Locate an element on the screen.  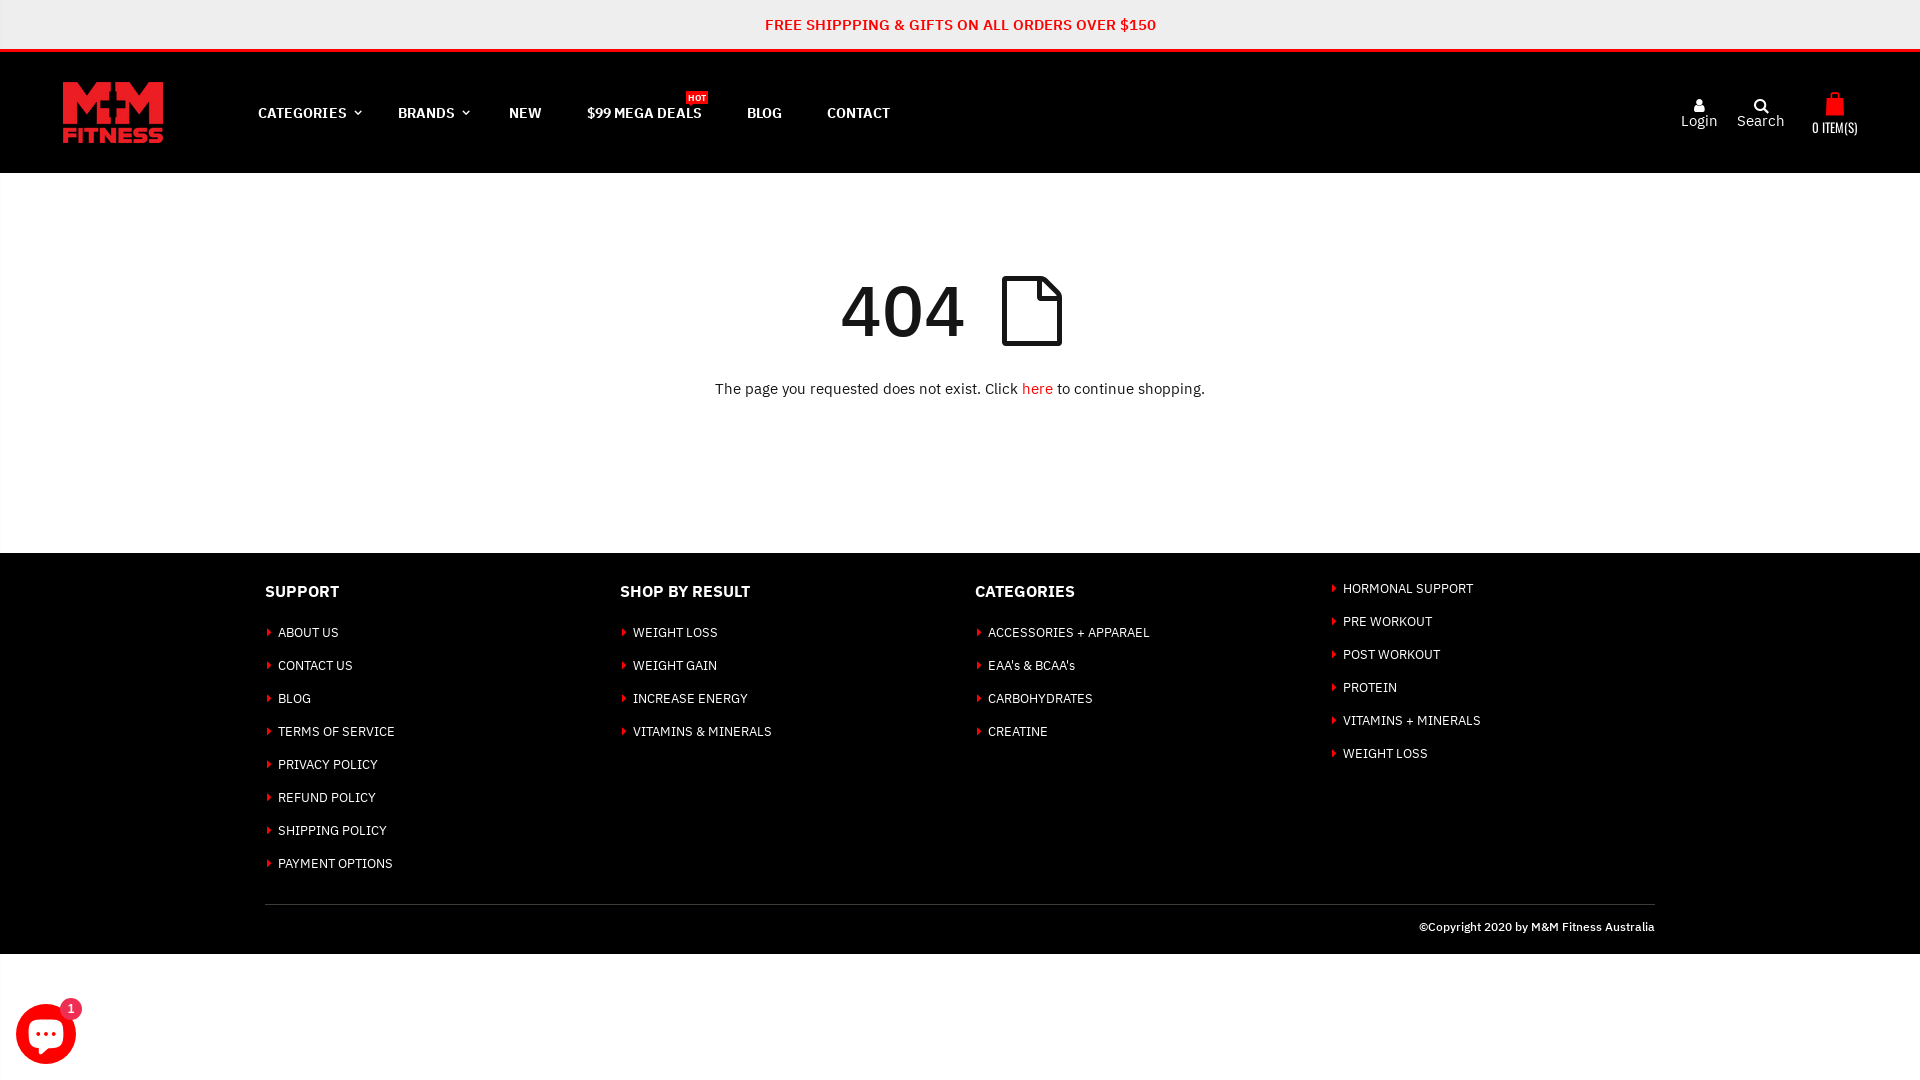
'REFUND POLICY' is located at coordinates (277, 796).